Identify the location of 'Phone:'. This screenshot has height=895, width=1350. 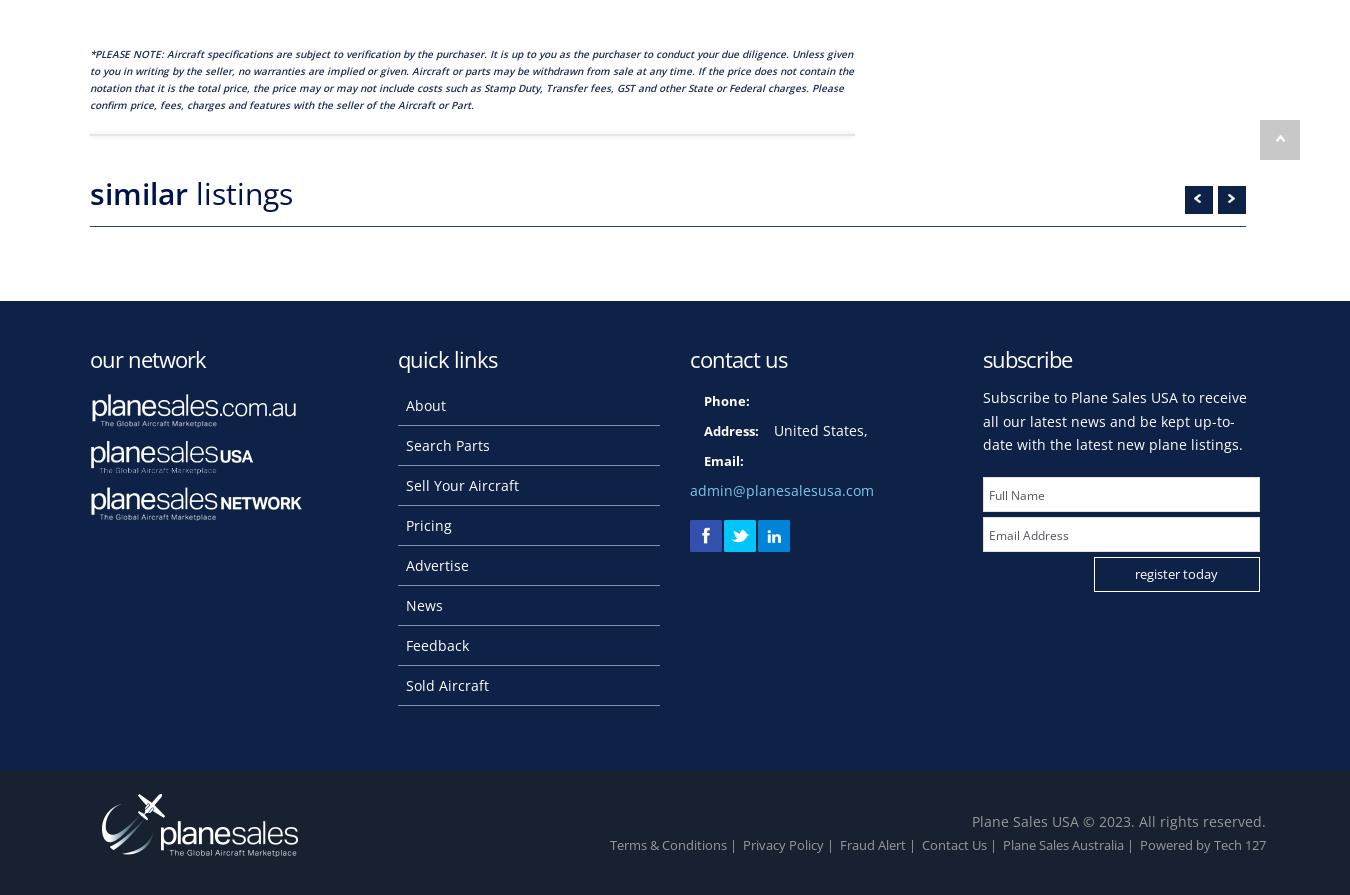
(725, 399).